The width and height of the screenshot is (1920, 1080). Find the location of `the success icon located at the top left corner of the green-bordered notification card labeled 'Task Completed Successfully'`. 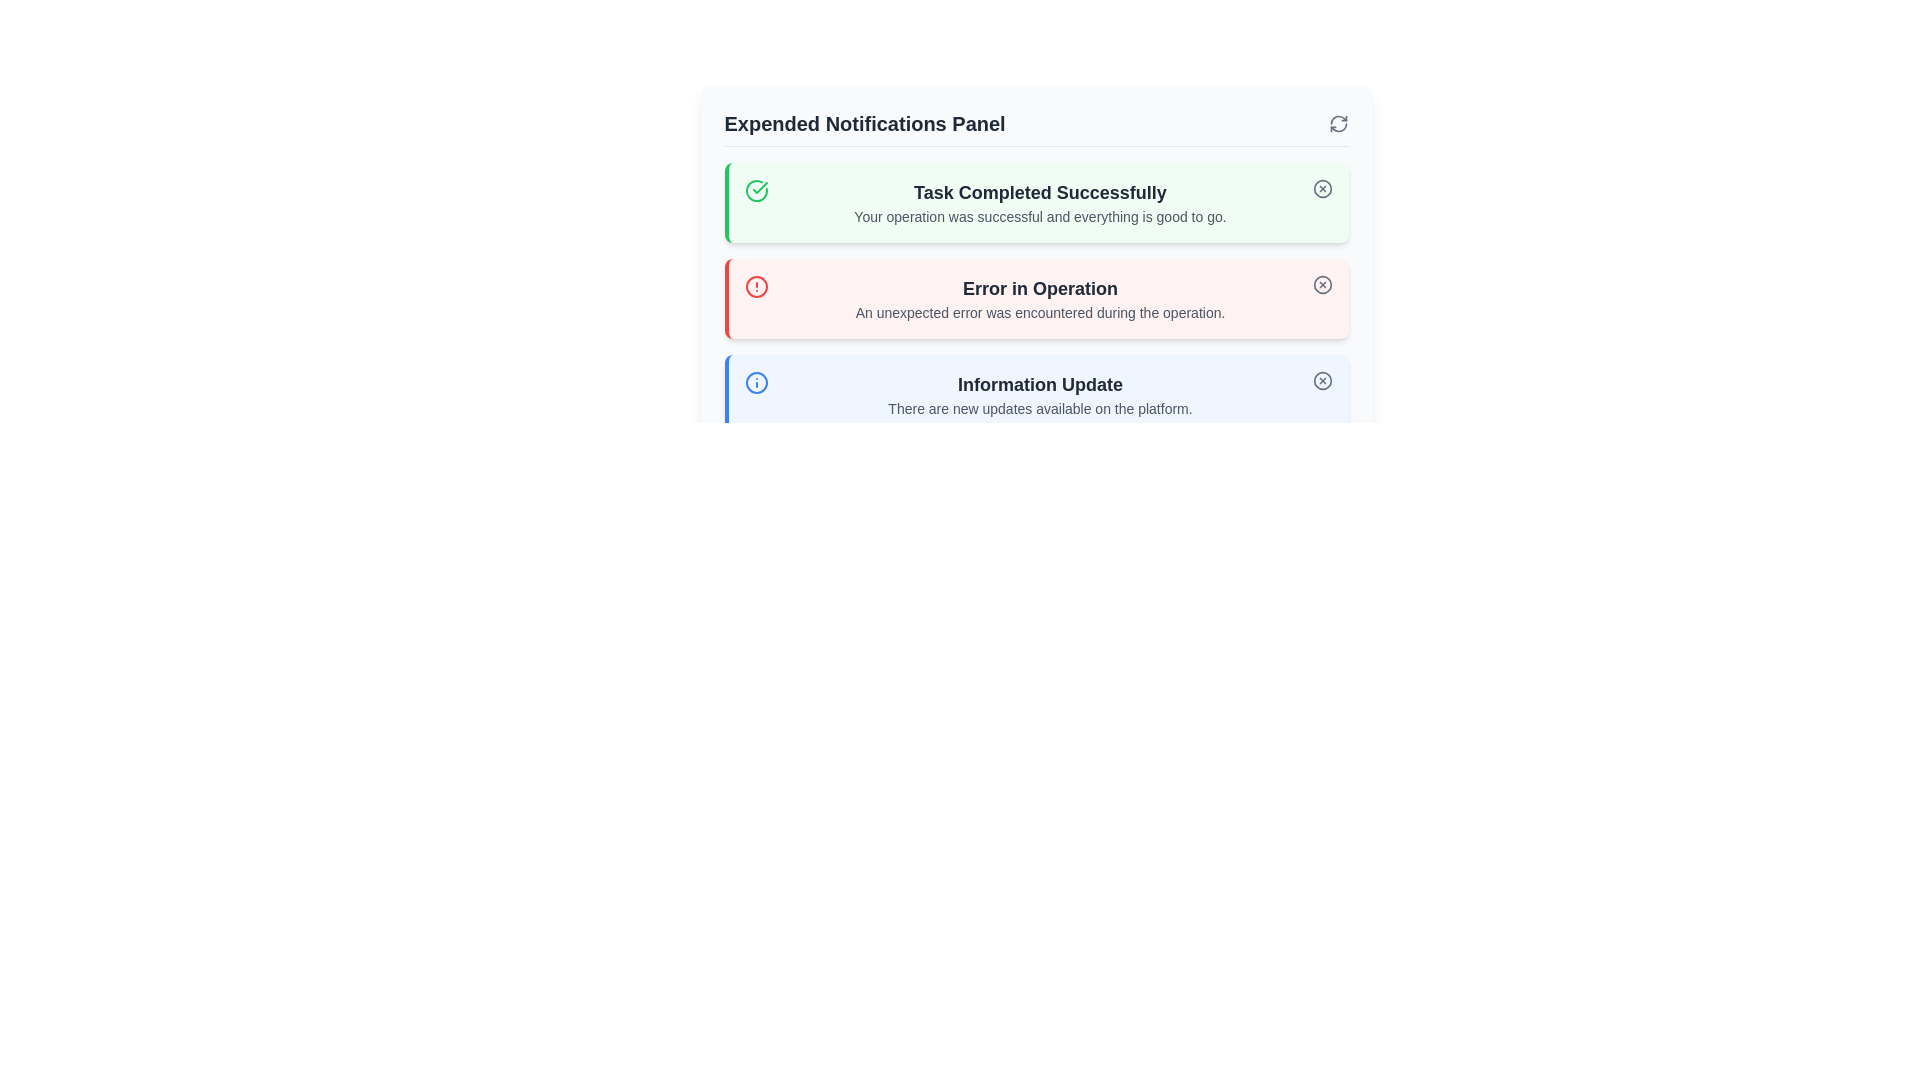

the success icon located at the top left corner of the green-bordered notification card labeled 'Task Completed Successfully' is located at coordinates (755, 191).